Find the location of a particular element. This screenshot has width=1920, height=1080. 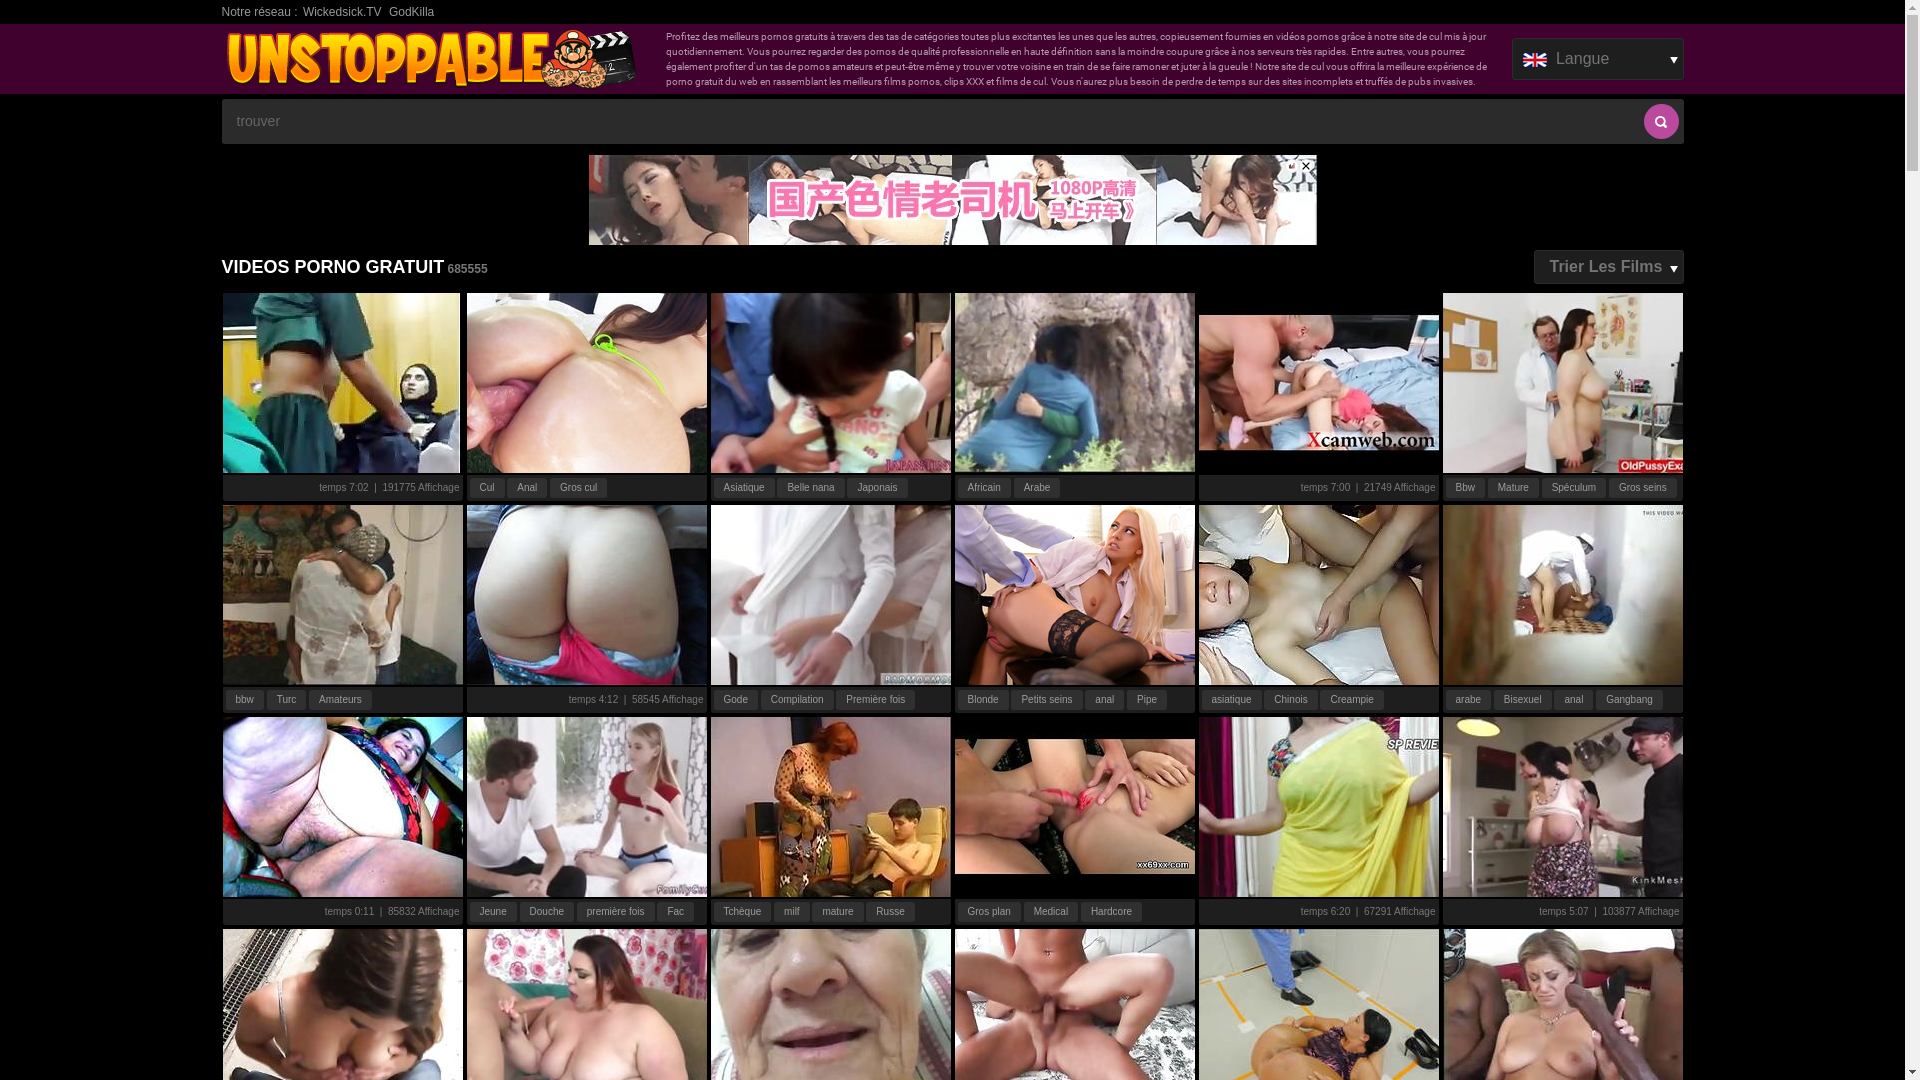

'Russe' is located at coordinates (865, 911).